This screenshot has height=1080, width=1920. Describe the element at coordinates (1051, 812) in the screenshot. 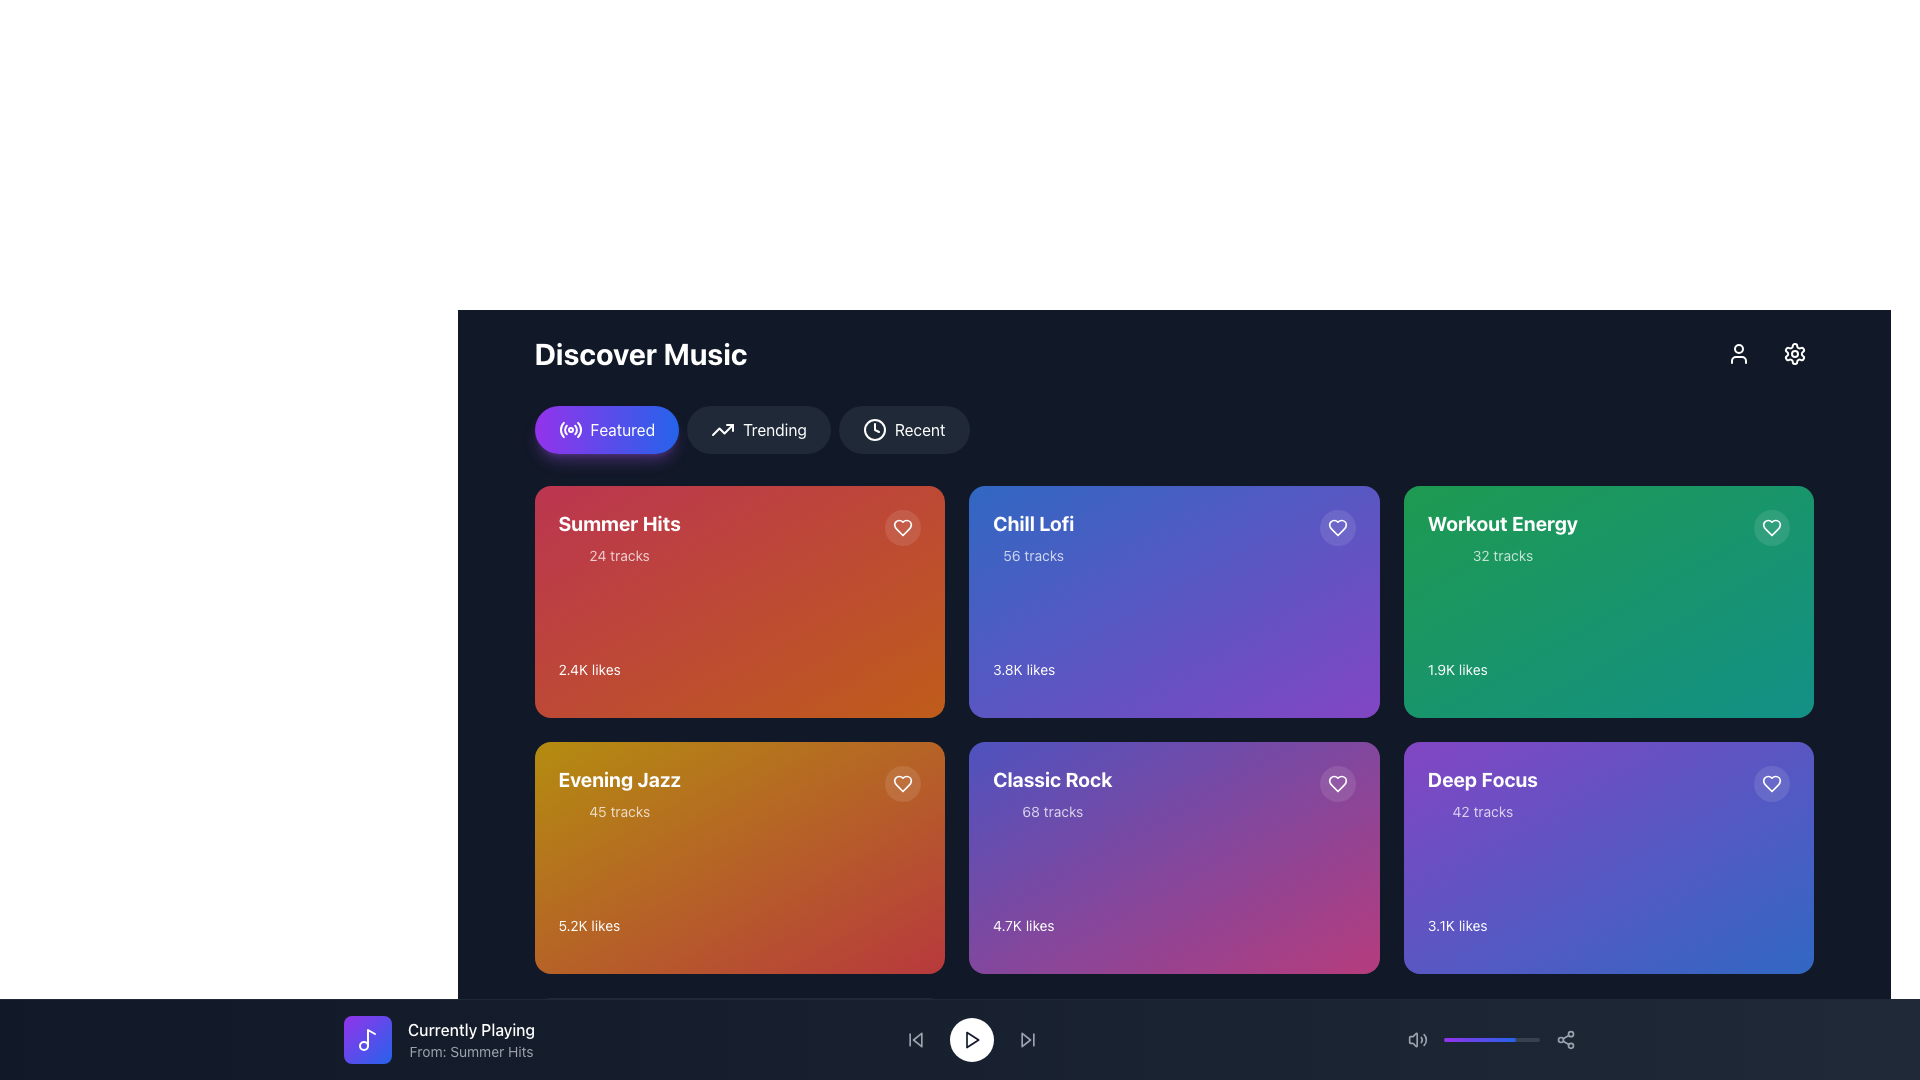

I see `the Text label that indicates the number of tracks available in the 'Classic Rock' playlist, positioned below the 'Classic Rock' text in the Discover Music grid layout` at that location.